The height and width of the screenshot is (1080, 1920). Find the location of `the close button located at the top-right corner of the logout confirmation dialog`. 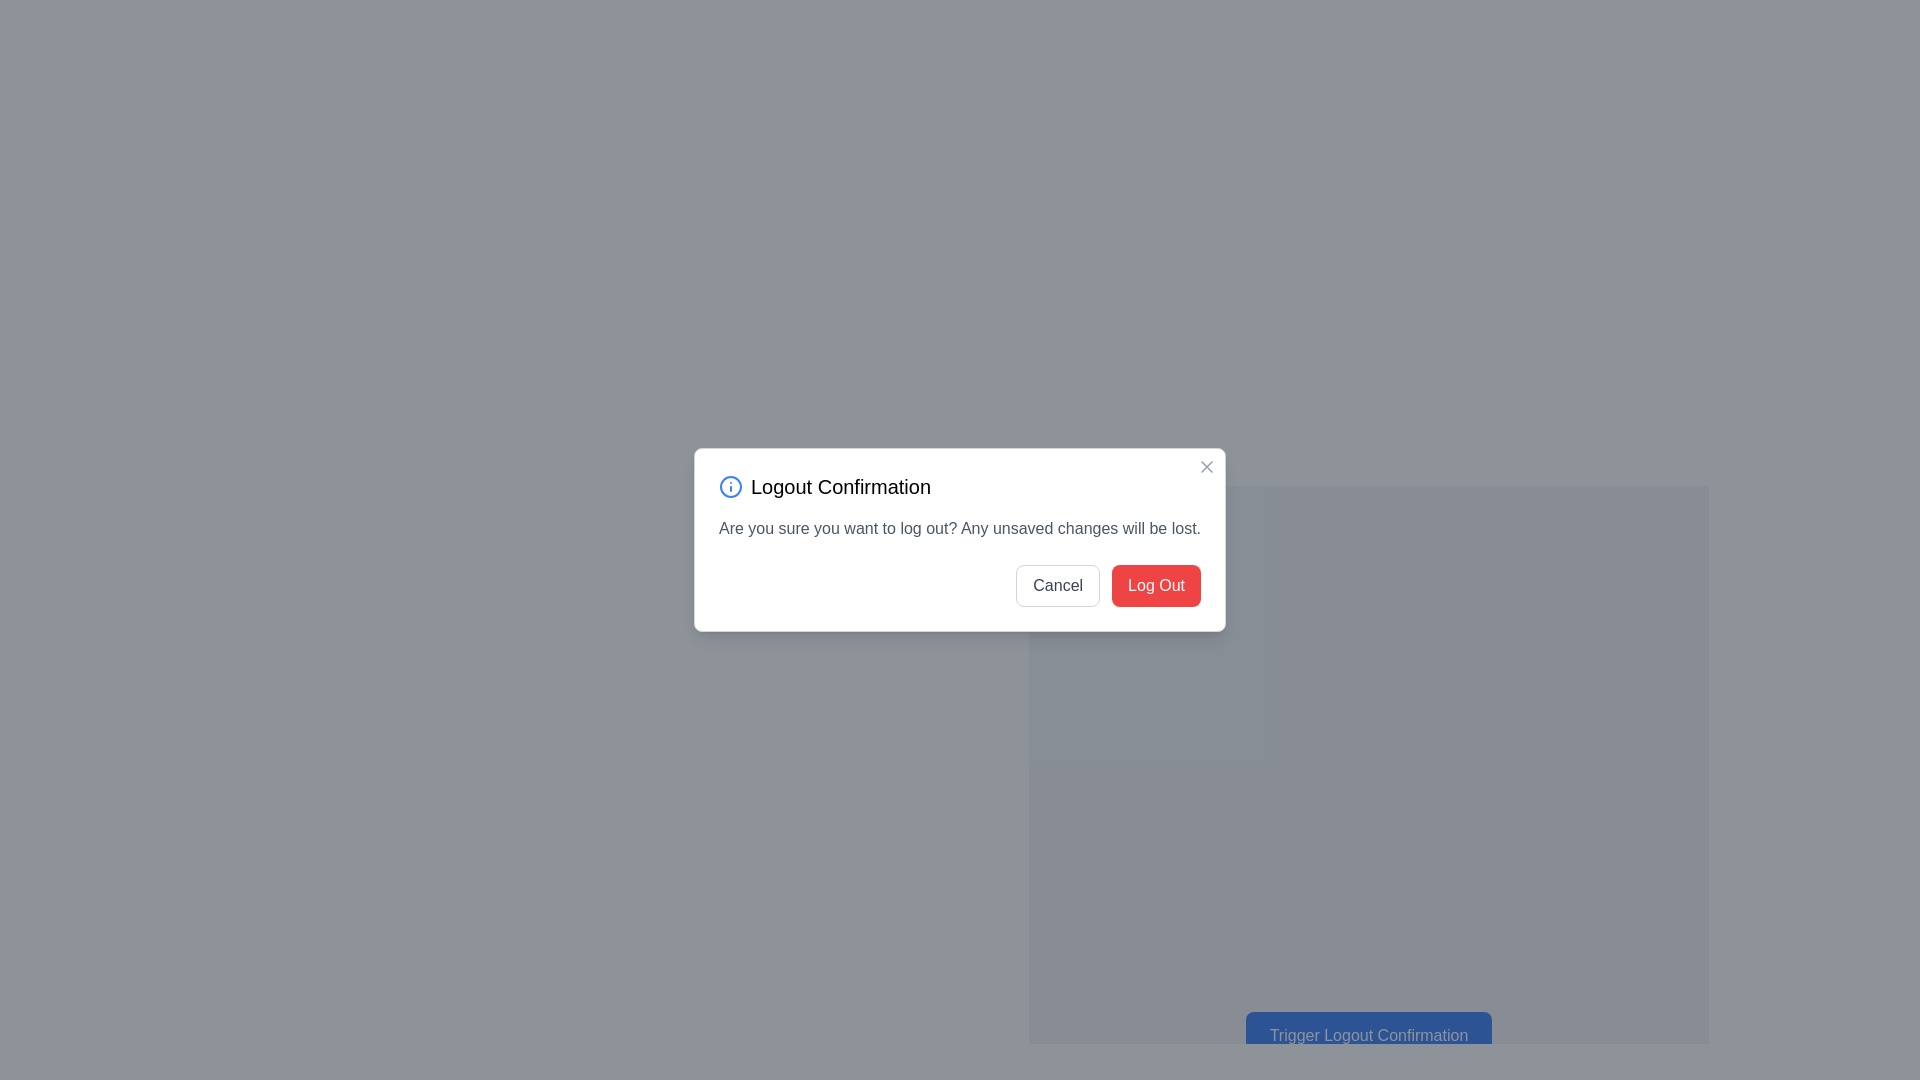

the close button located at the top-right corner of the logout confirmation dialog is located at coordinates (1206, 466).